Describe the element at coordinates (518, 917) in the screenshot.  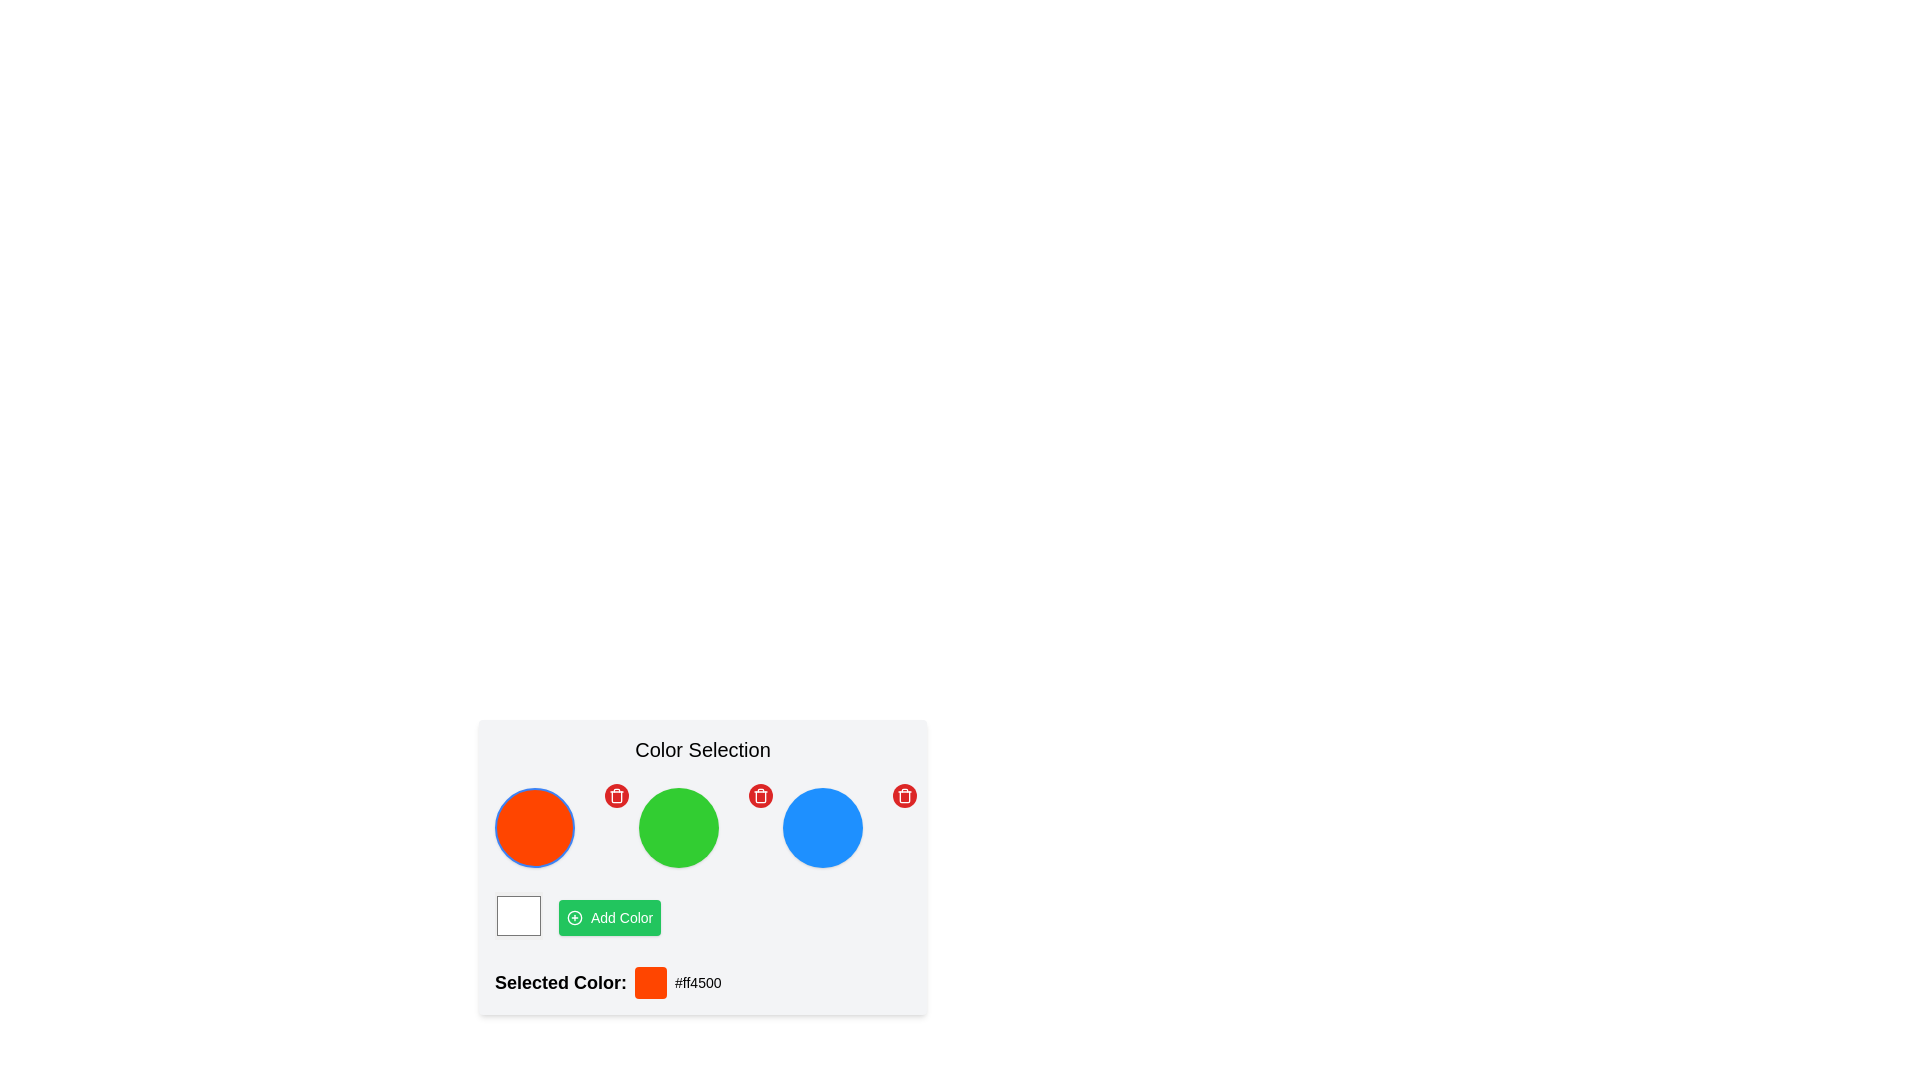
I see `the color selector or interaction box located to the left of the green 'Add Color' button` at that location.